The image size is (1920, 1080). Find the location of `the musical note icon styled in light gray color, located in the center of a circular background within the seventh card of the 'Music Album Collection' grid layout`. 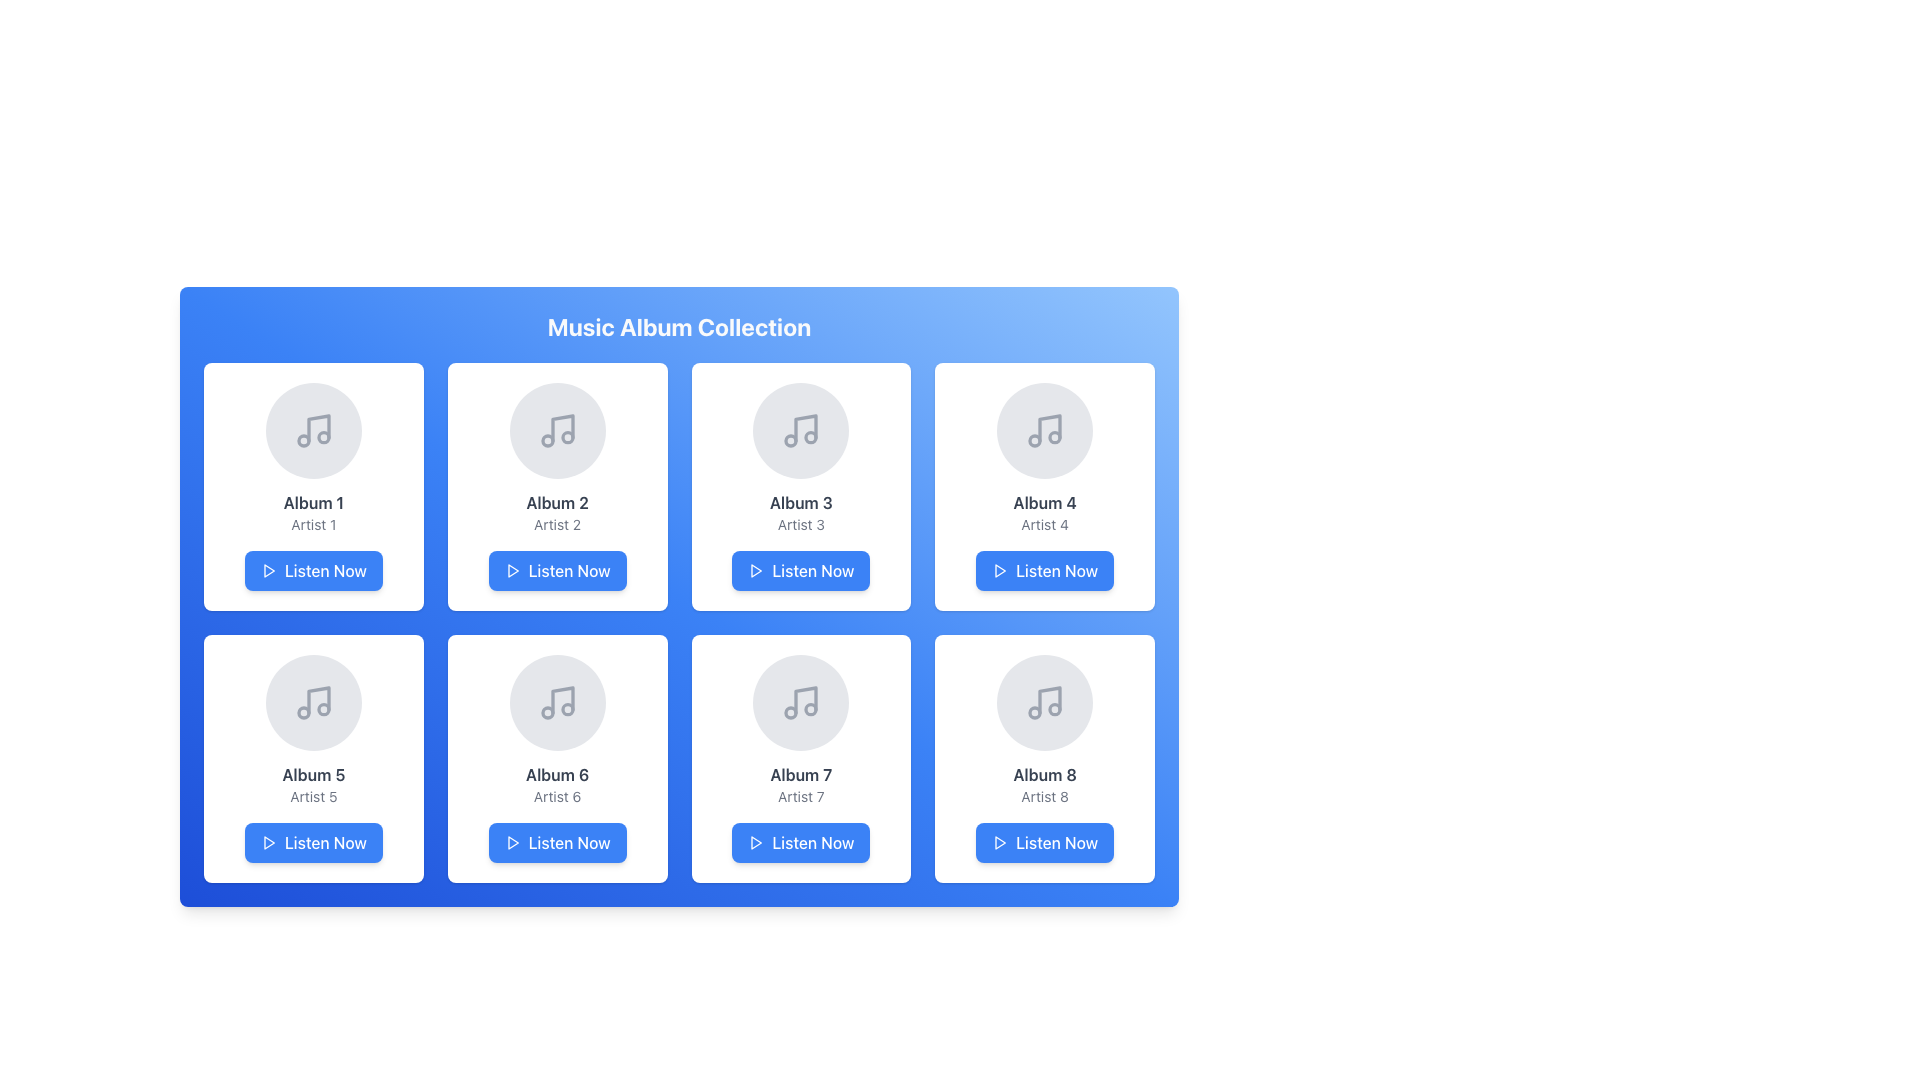

the musical note icon styled in light gray color, located in the center of a circular background within the seventh card of the 'Music Album Collection' grid layout is located at coordinates (801, 701).